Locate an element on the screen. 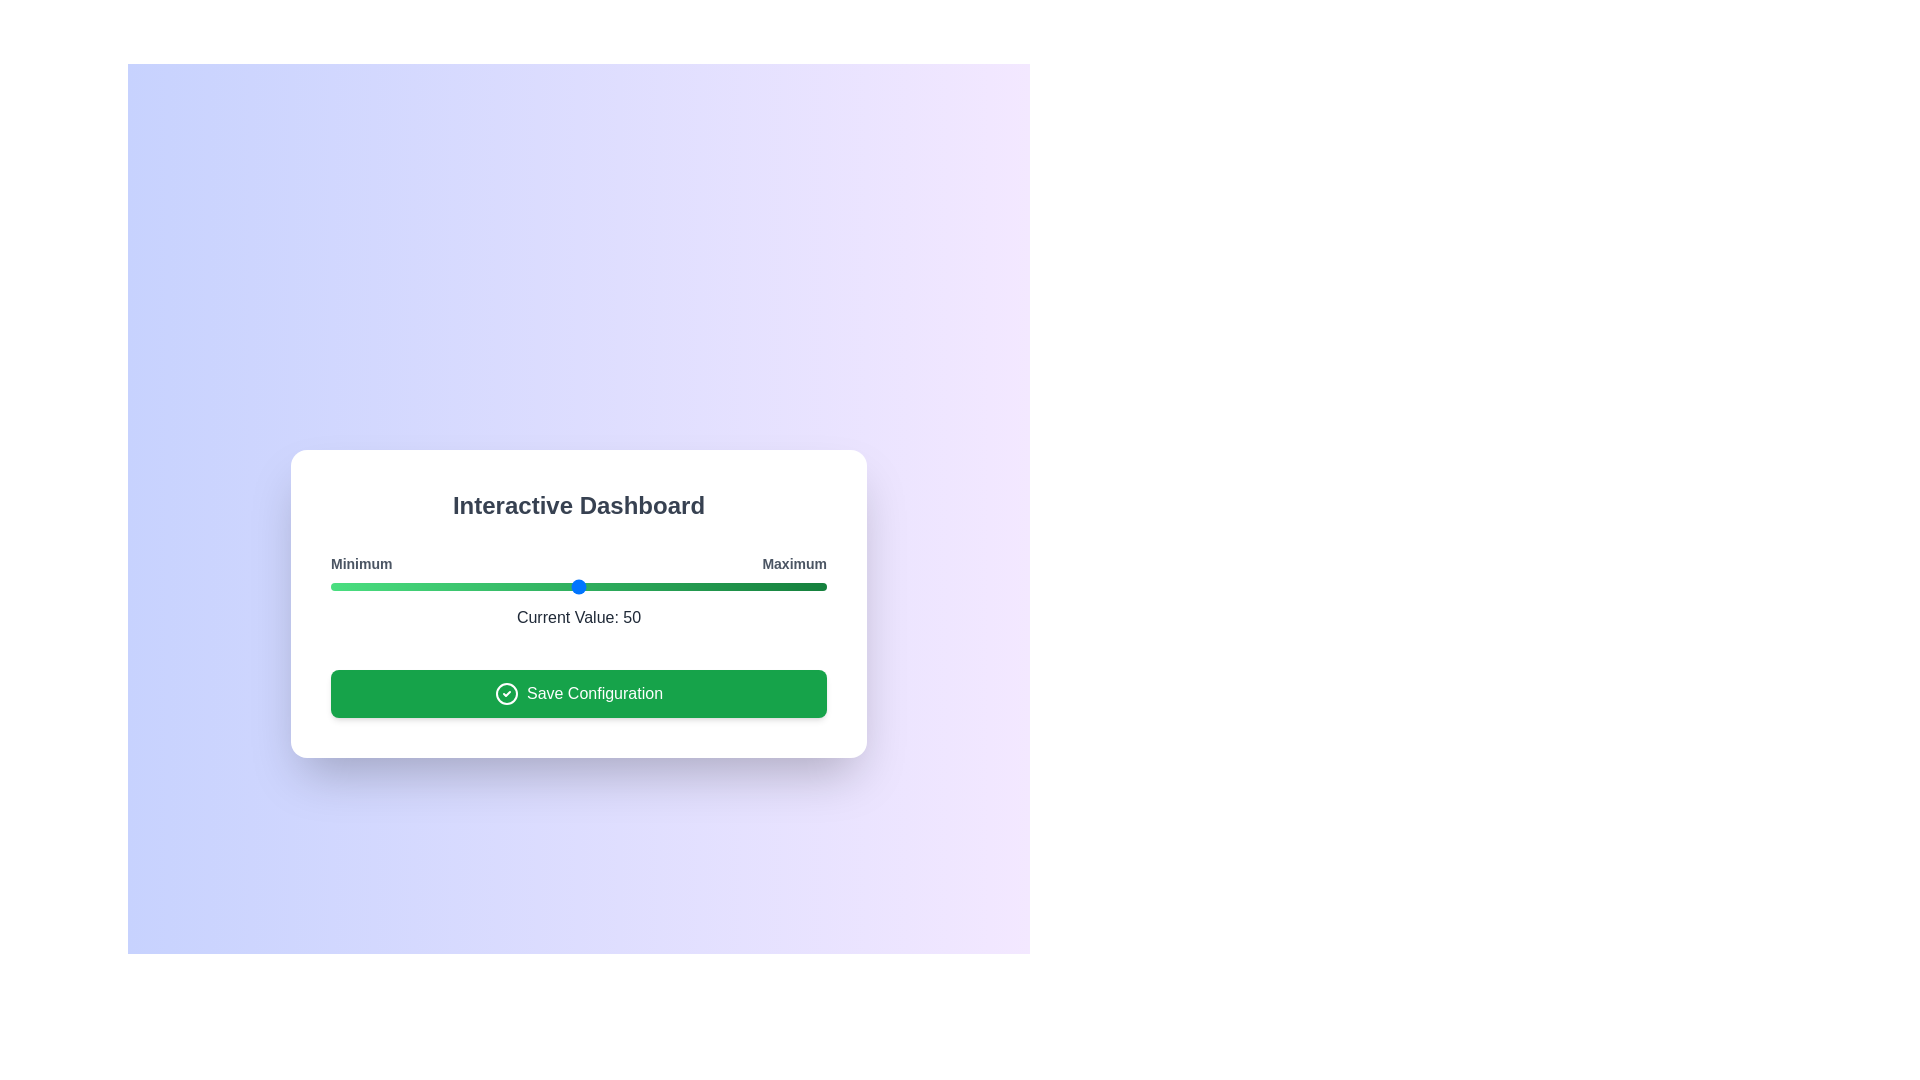 This screenshot has height=1080, width=1920. the slider to set the value to 1 is located at coordinates (336, 585).